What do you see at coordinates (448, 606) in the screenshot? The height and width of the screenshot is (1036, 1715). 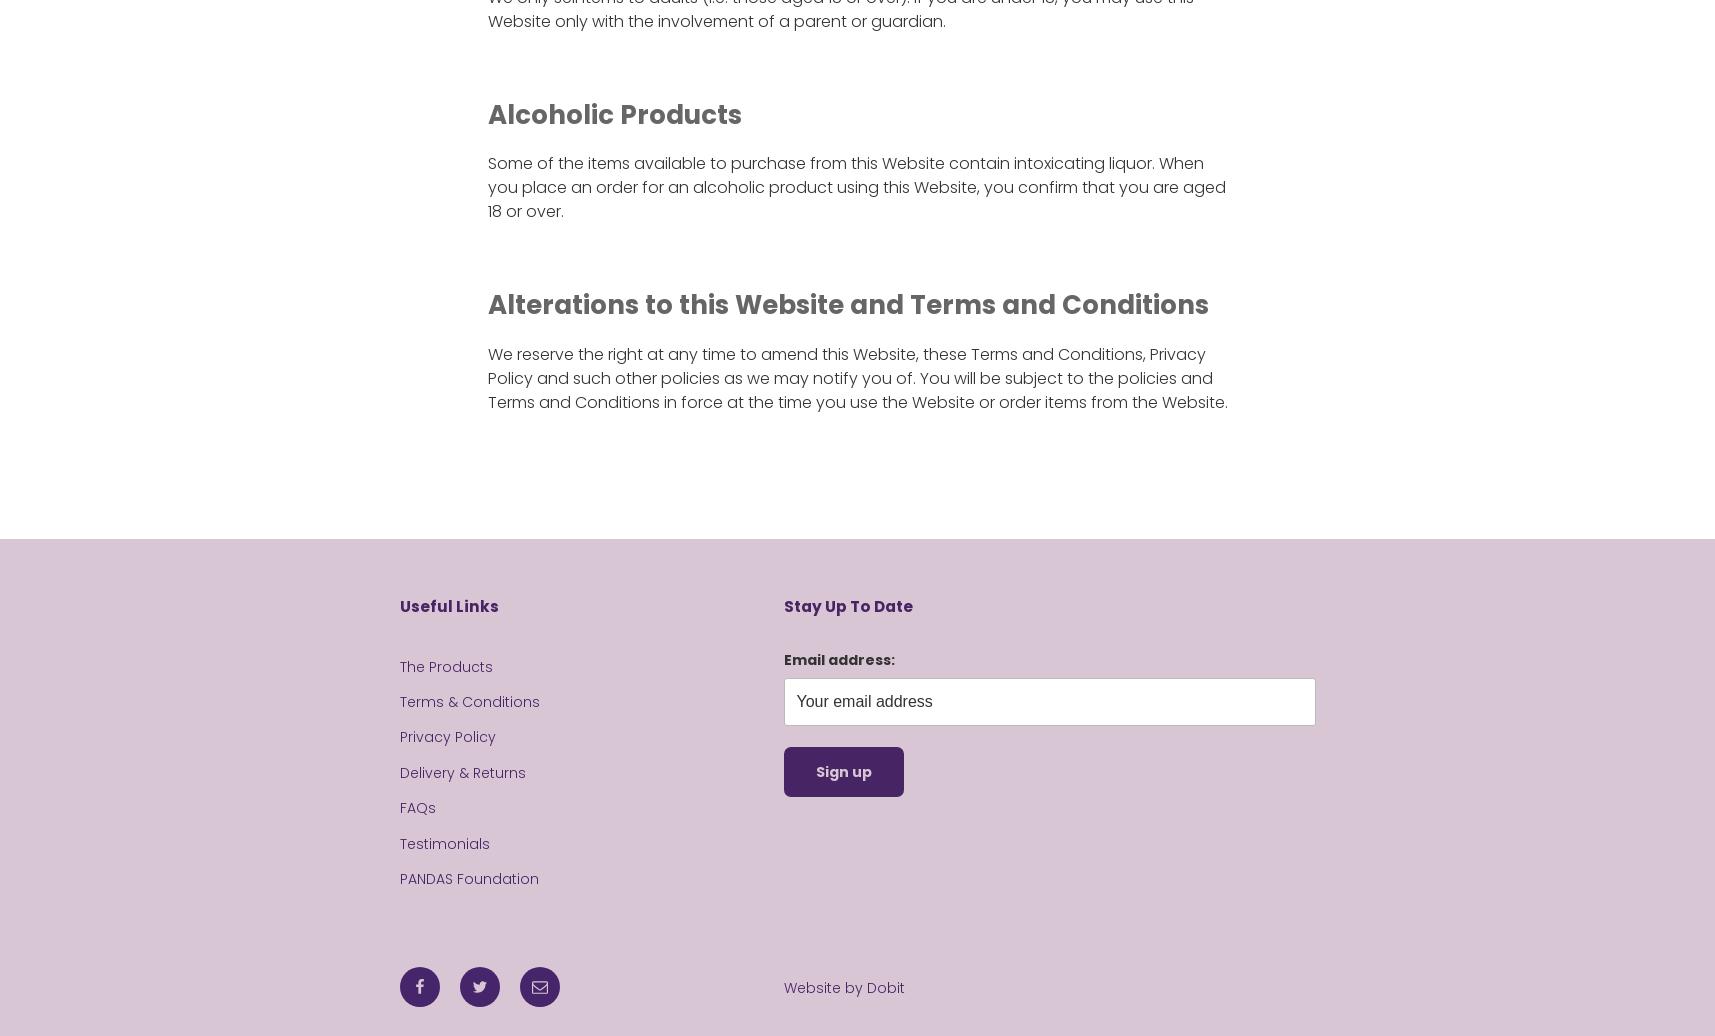 I see `'Useful Links'` at bounding box center [448, 606].